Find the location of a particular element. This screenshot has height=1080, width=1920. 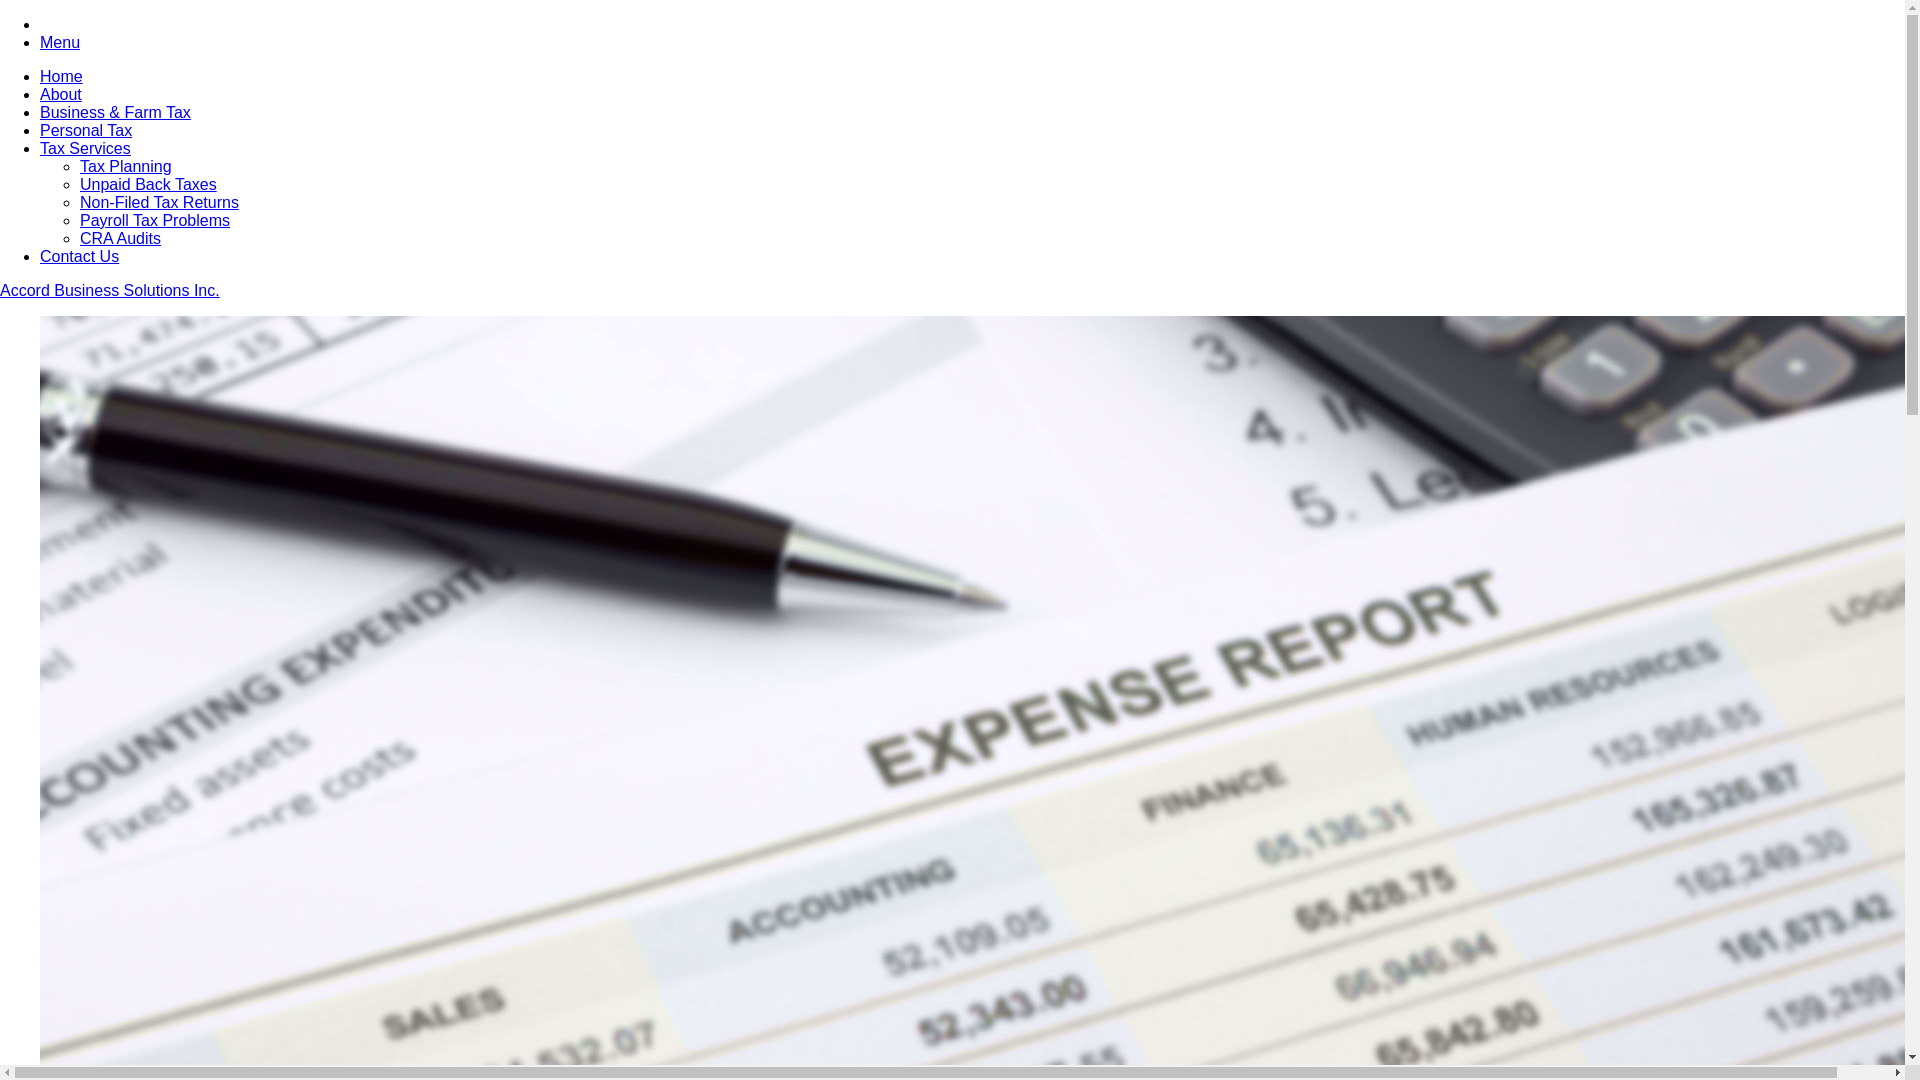

'Tax Services' is located at coordinates (84, 147).